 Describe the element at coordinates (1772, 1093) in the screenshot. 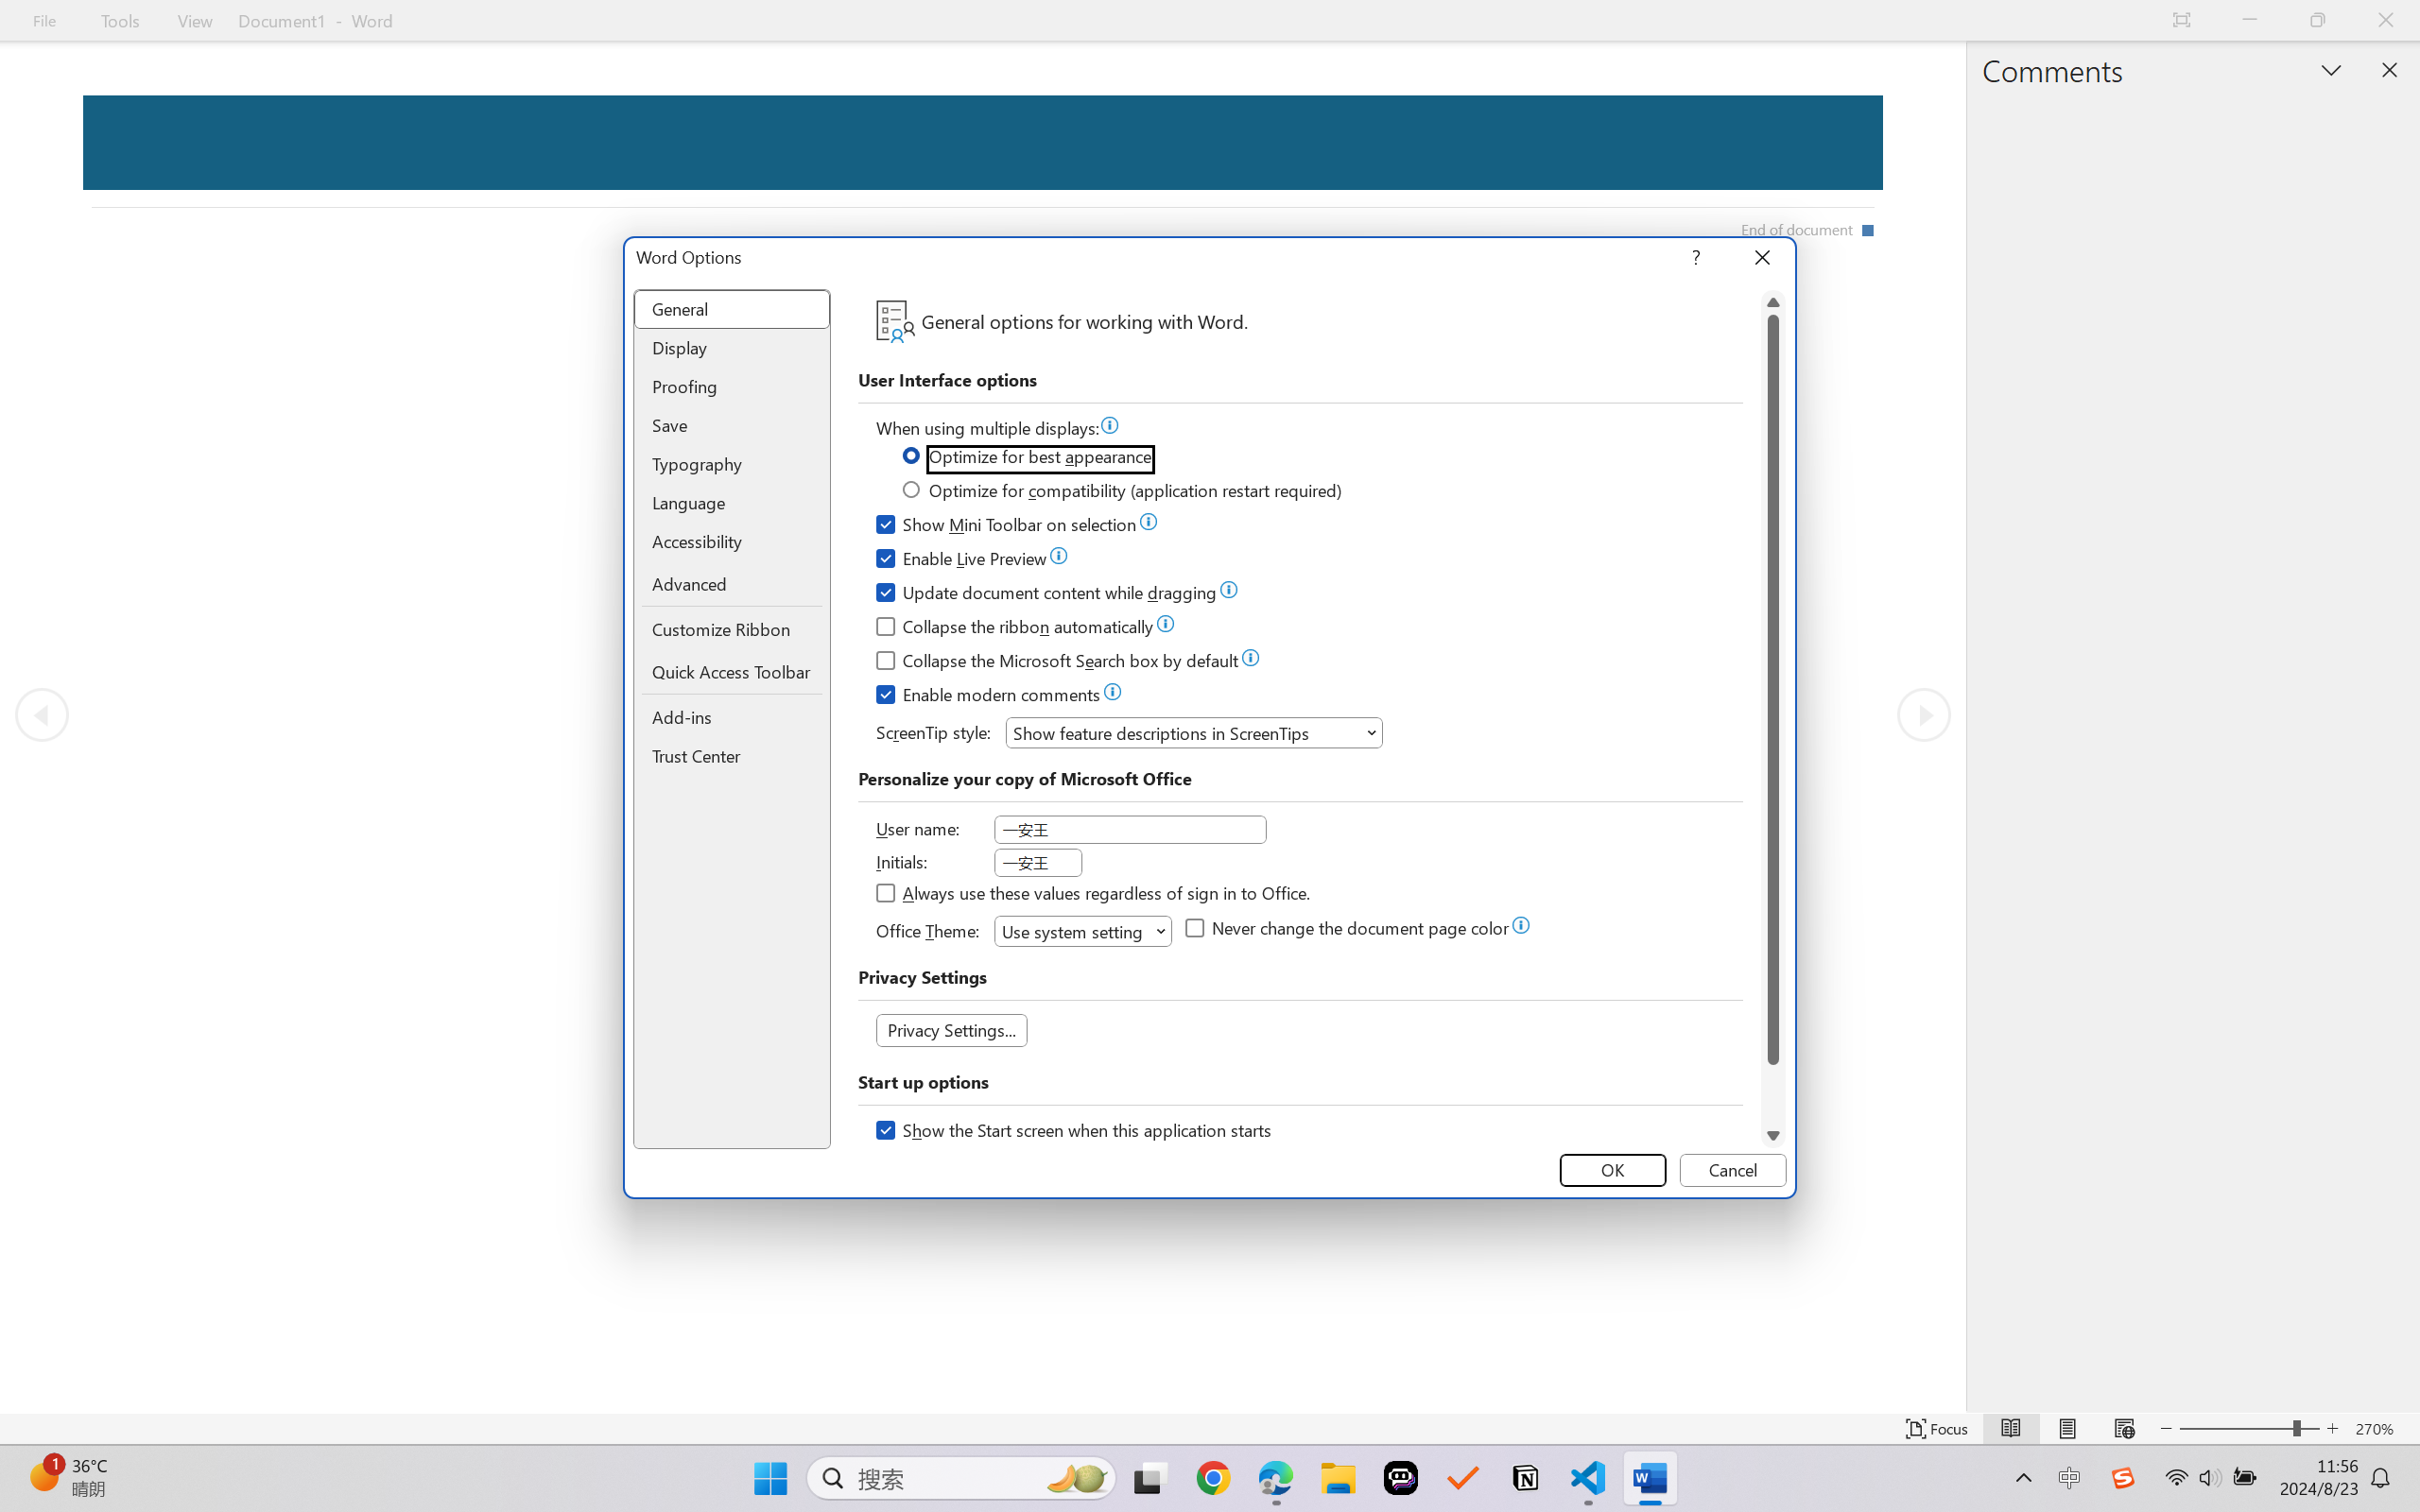

I see `'Page down'` at that location.